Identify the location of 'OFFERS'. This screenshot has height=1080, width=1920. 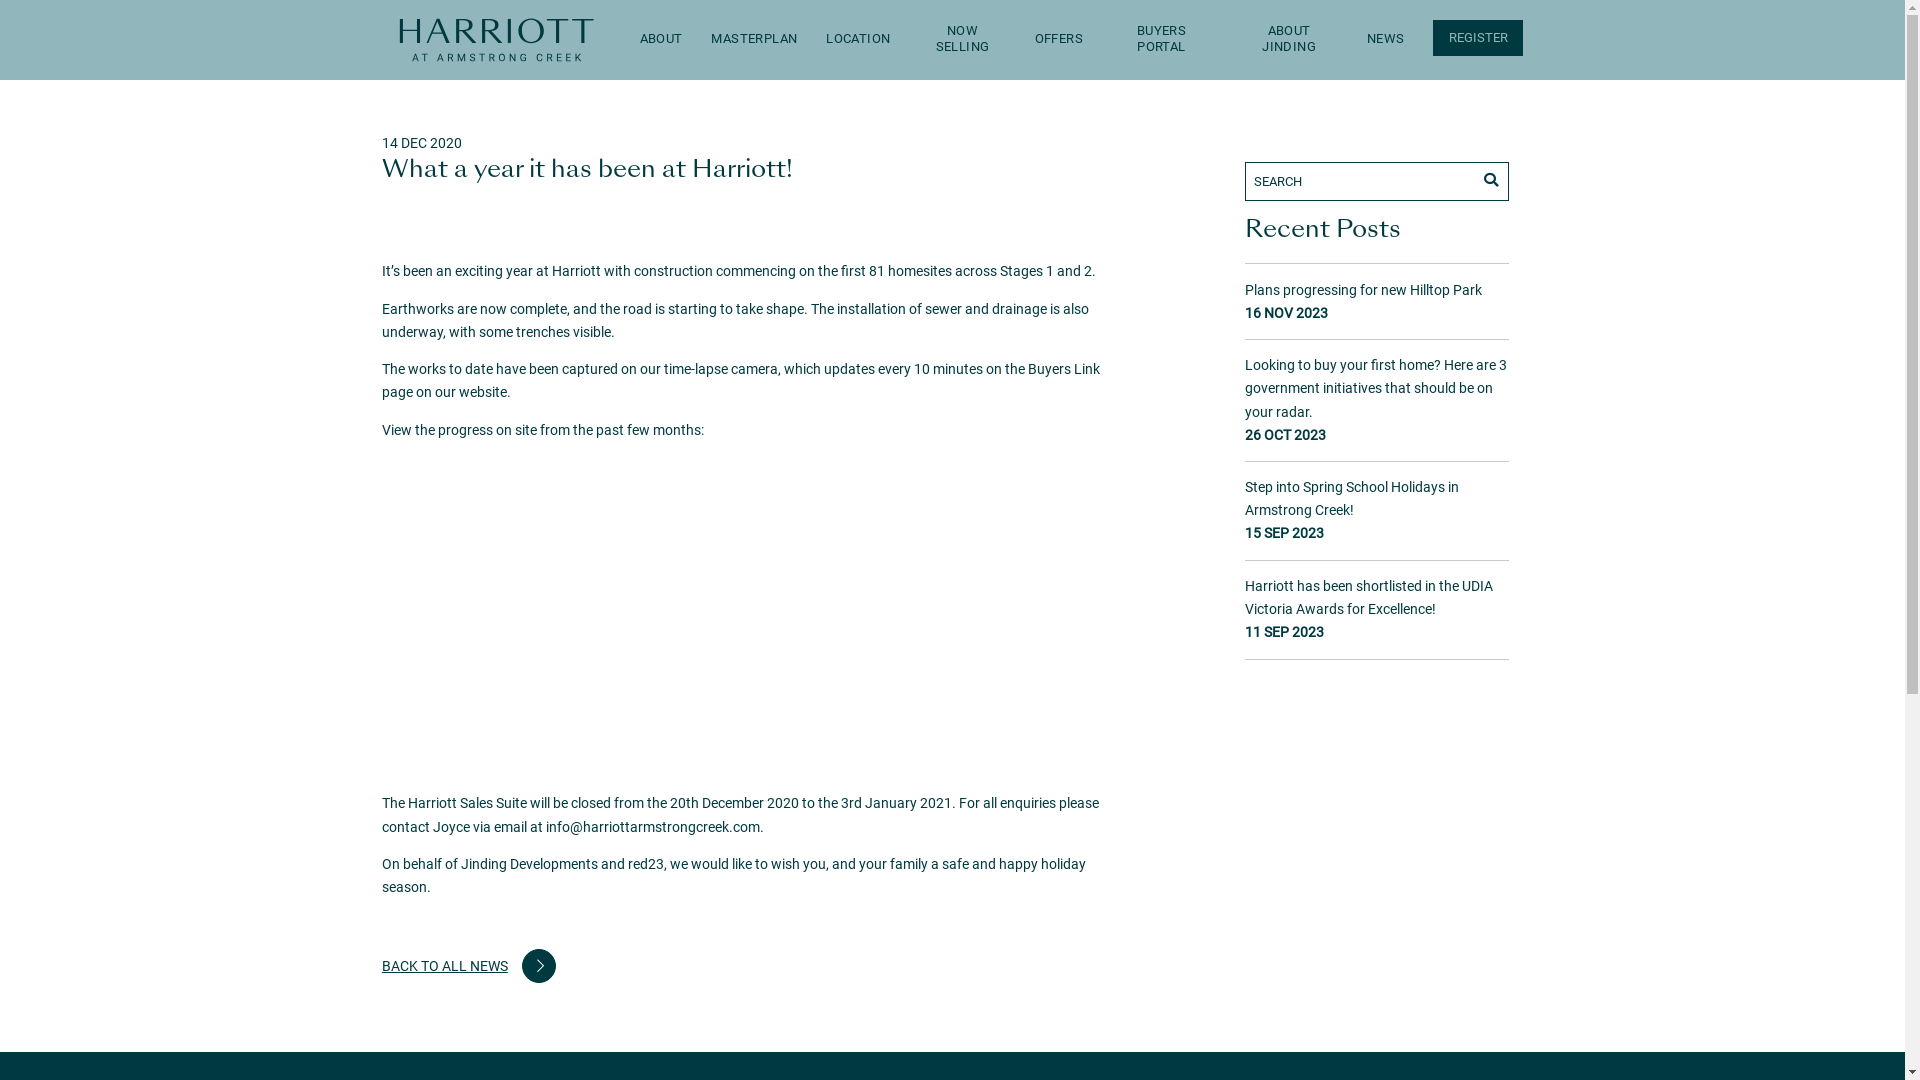
(1058, 40).